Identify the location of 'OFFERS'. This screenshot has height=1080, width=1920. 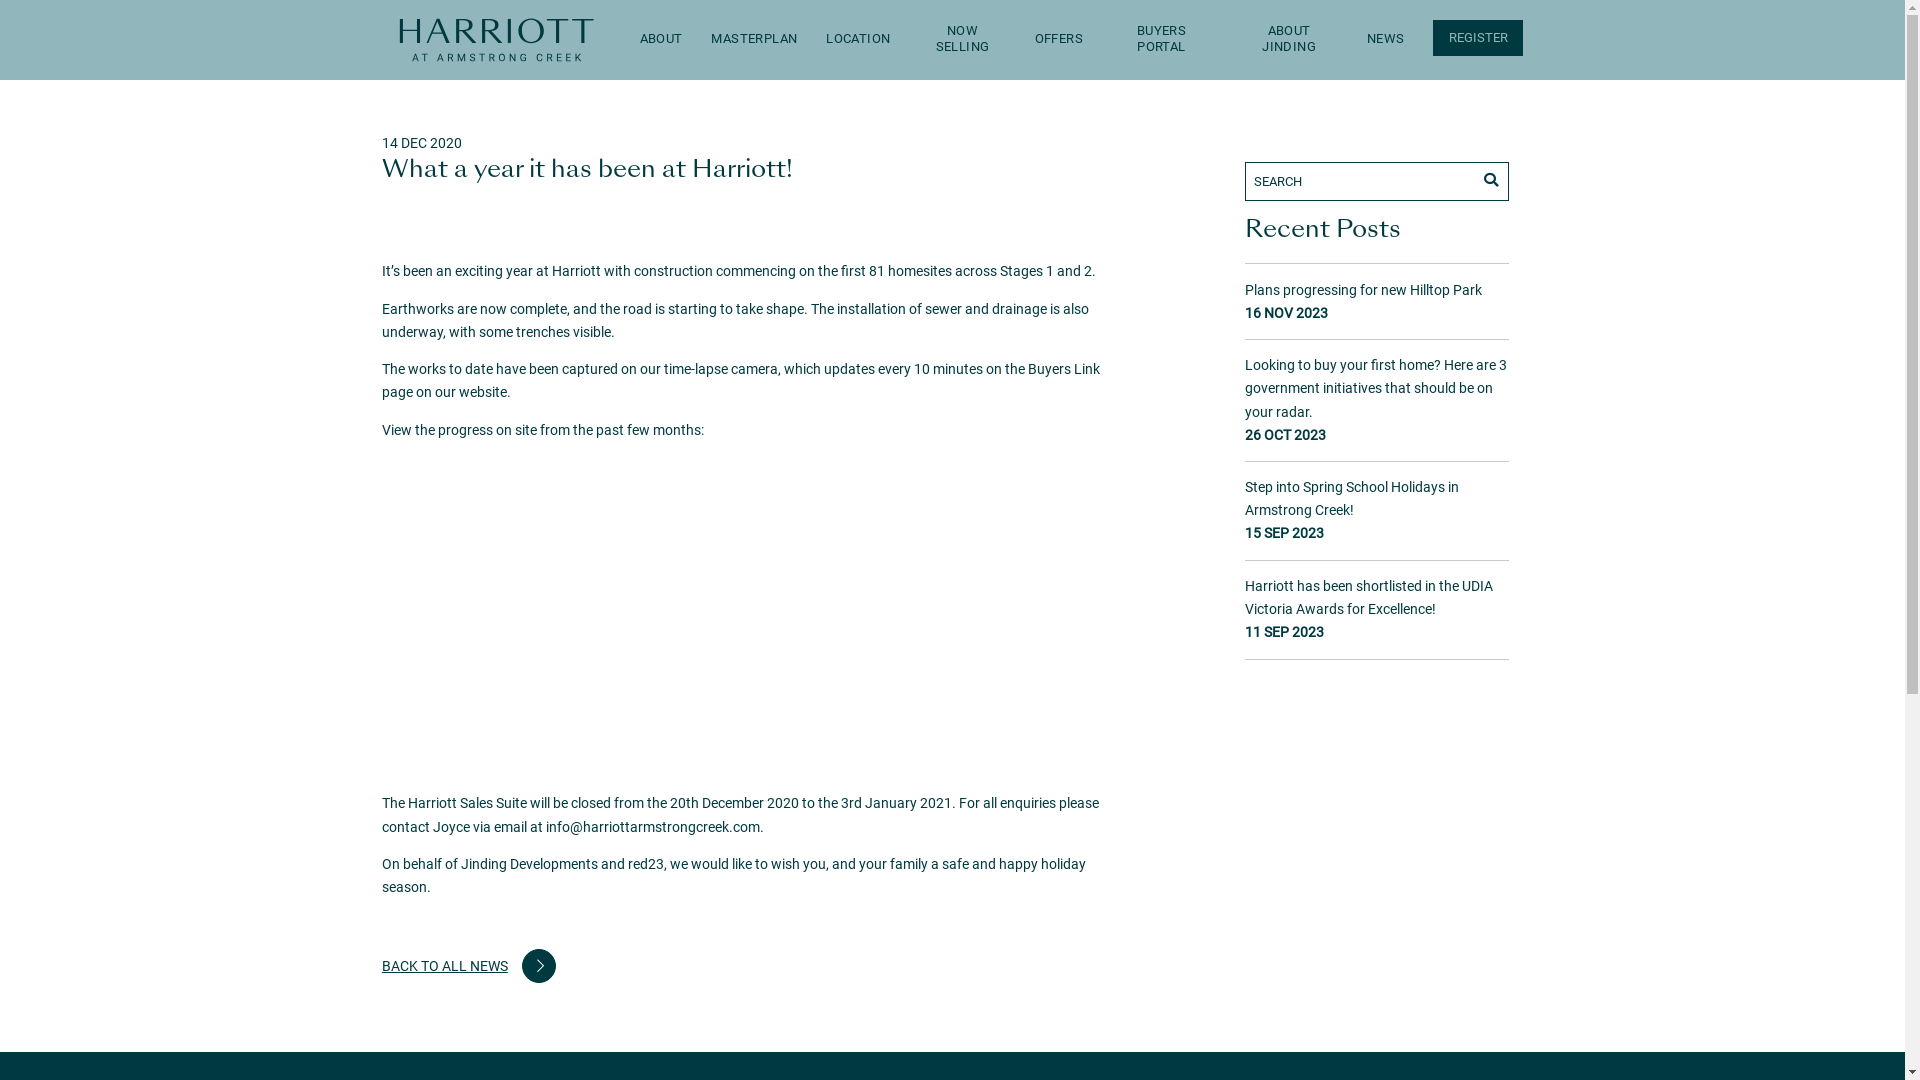
(1058, 40).